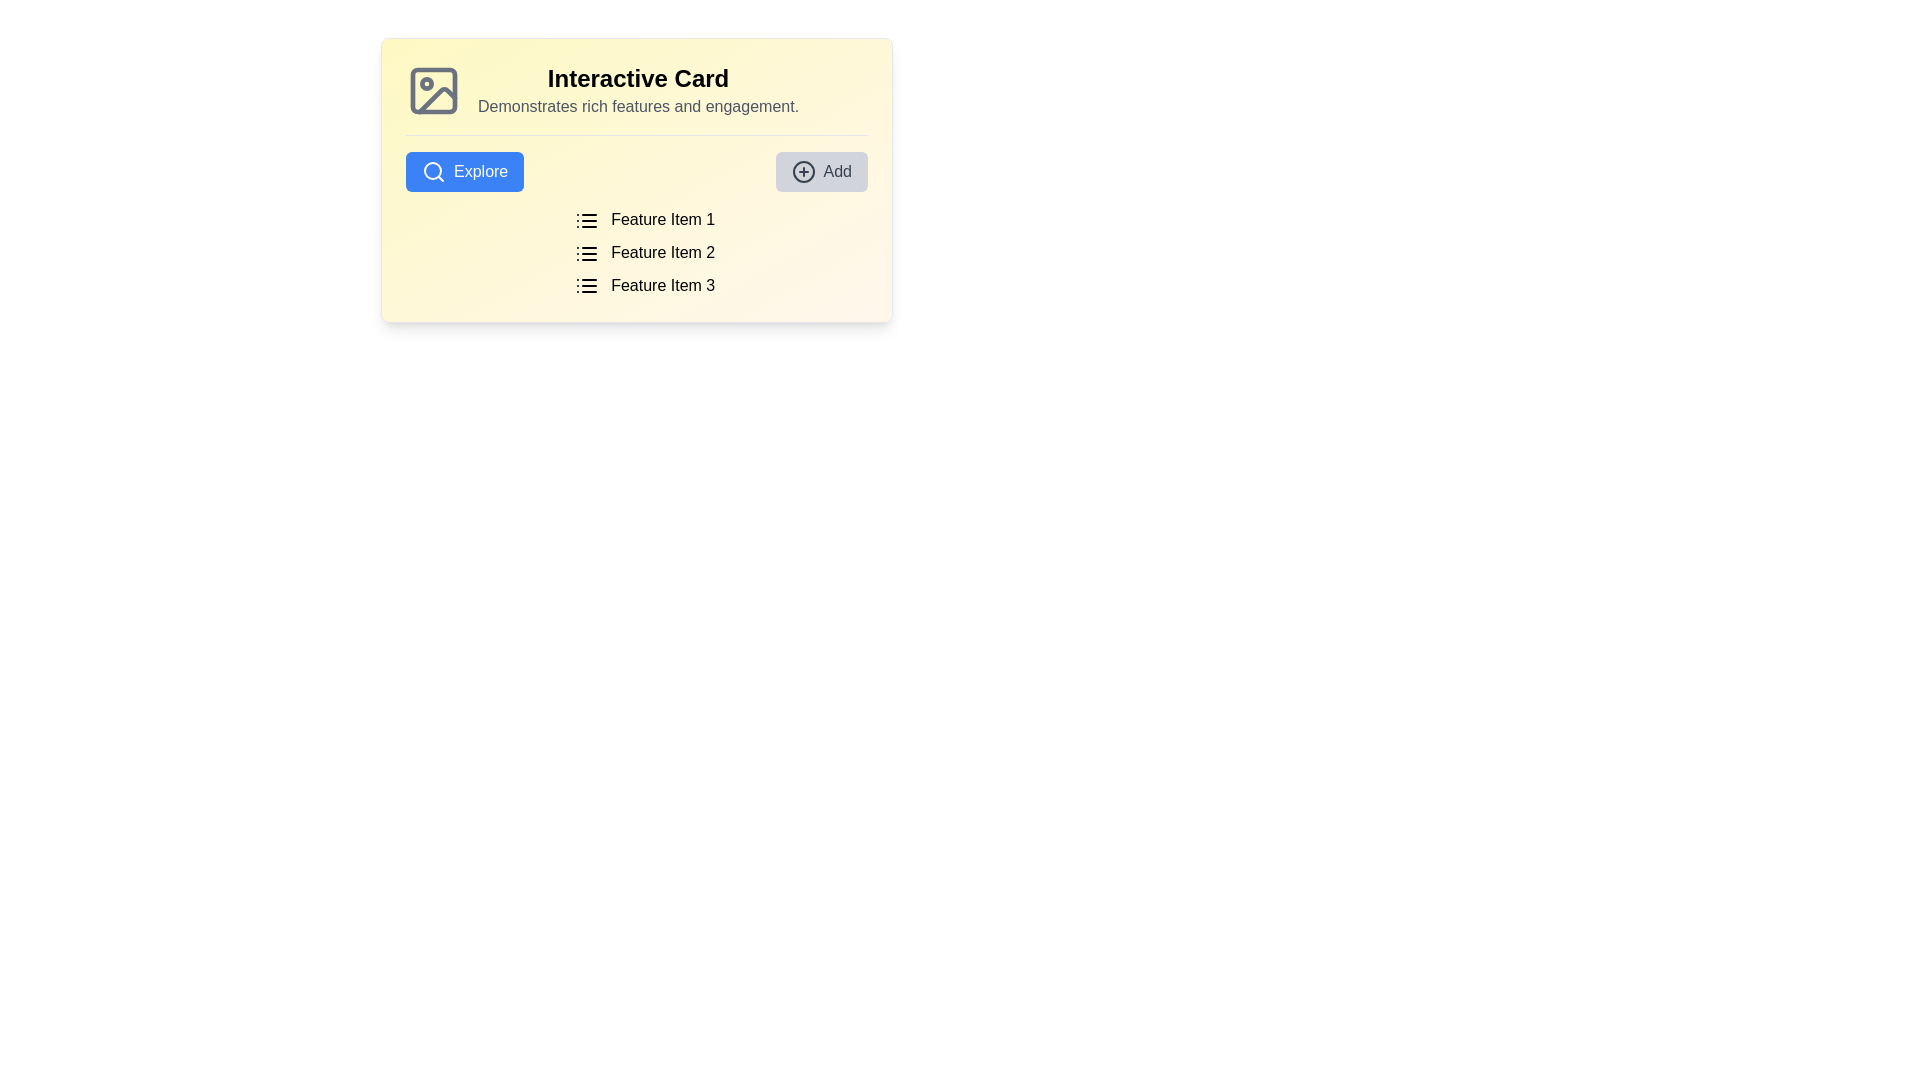 The image size is (1920, 1080). Describe the element at coordinates (803, 171) in the screenshot. I see `the circular icon containing a plus symbol, which is embedded within the 'Add' button located in the top-right section of the interface` at that location.